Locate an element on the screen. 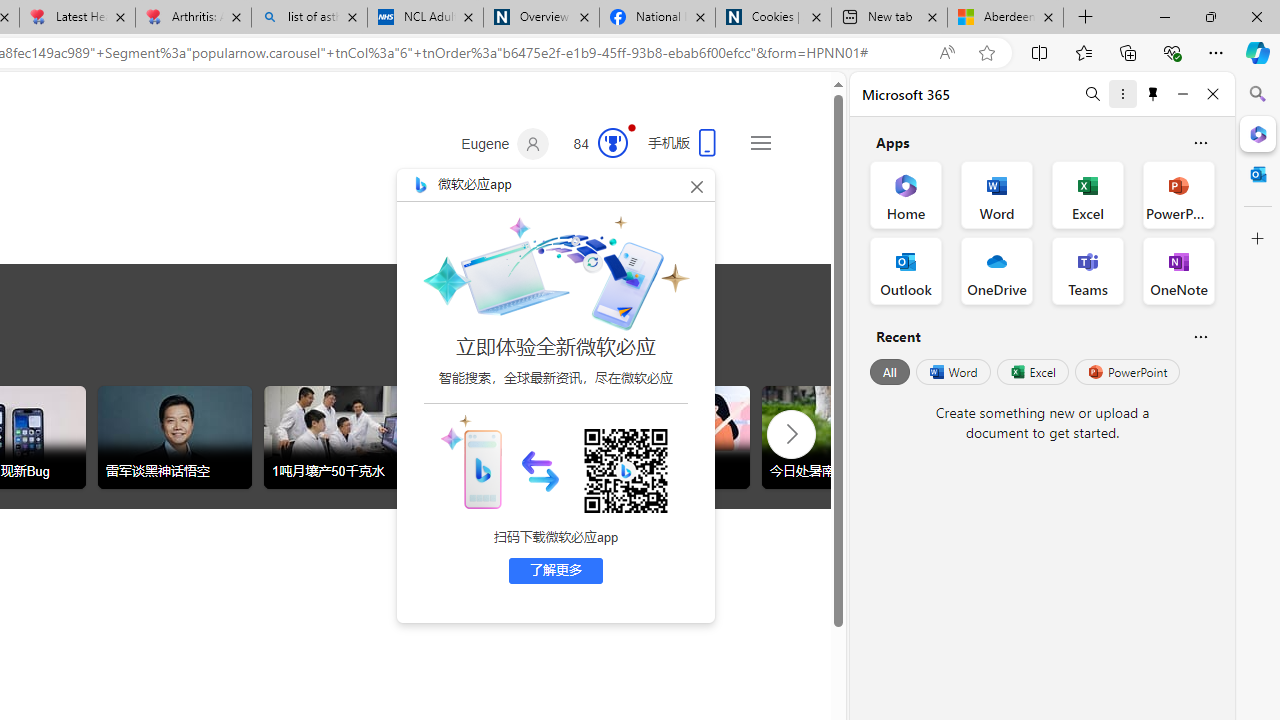 This screenshot has height=720, width=1280. 'NCL Adult Asthma Inhaler Choice Guideline' is located at coordinates (423, 17).